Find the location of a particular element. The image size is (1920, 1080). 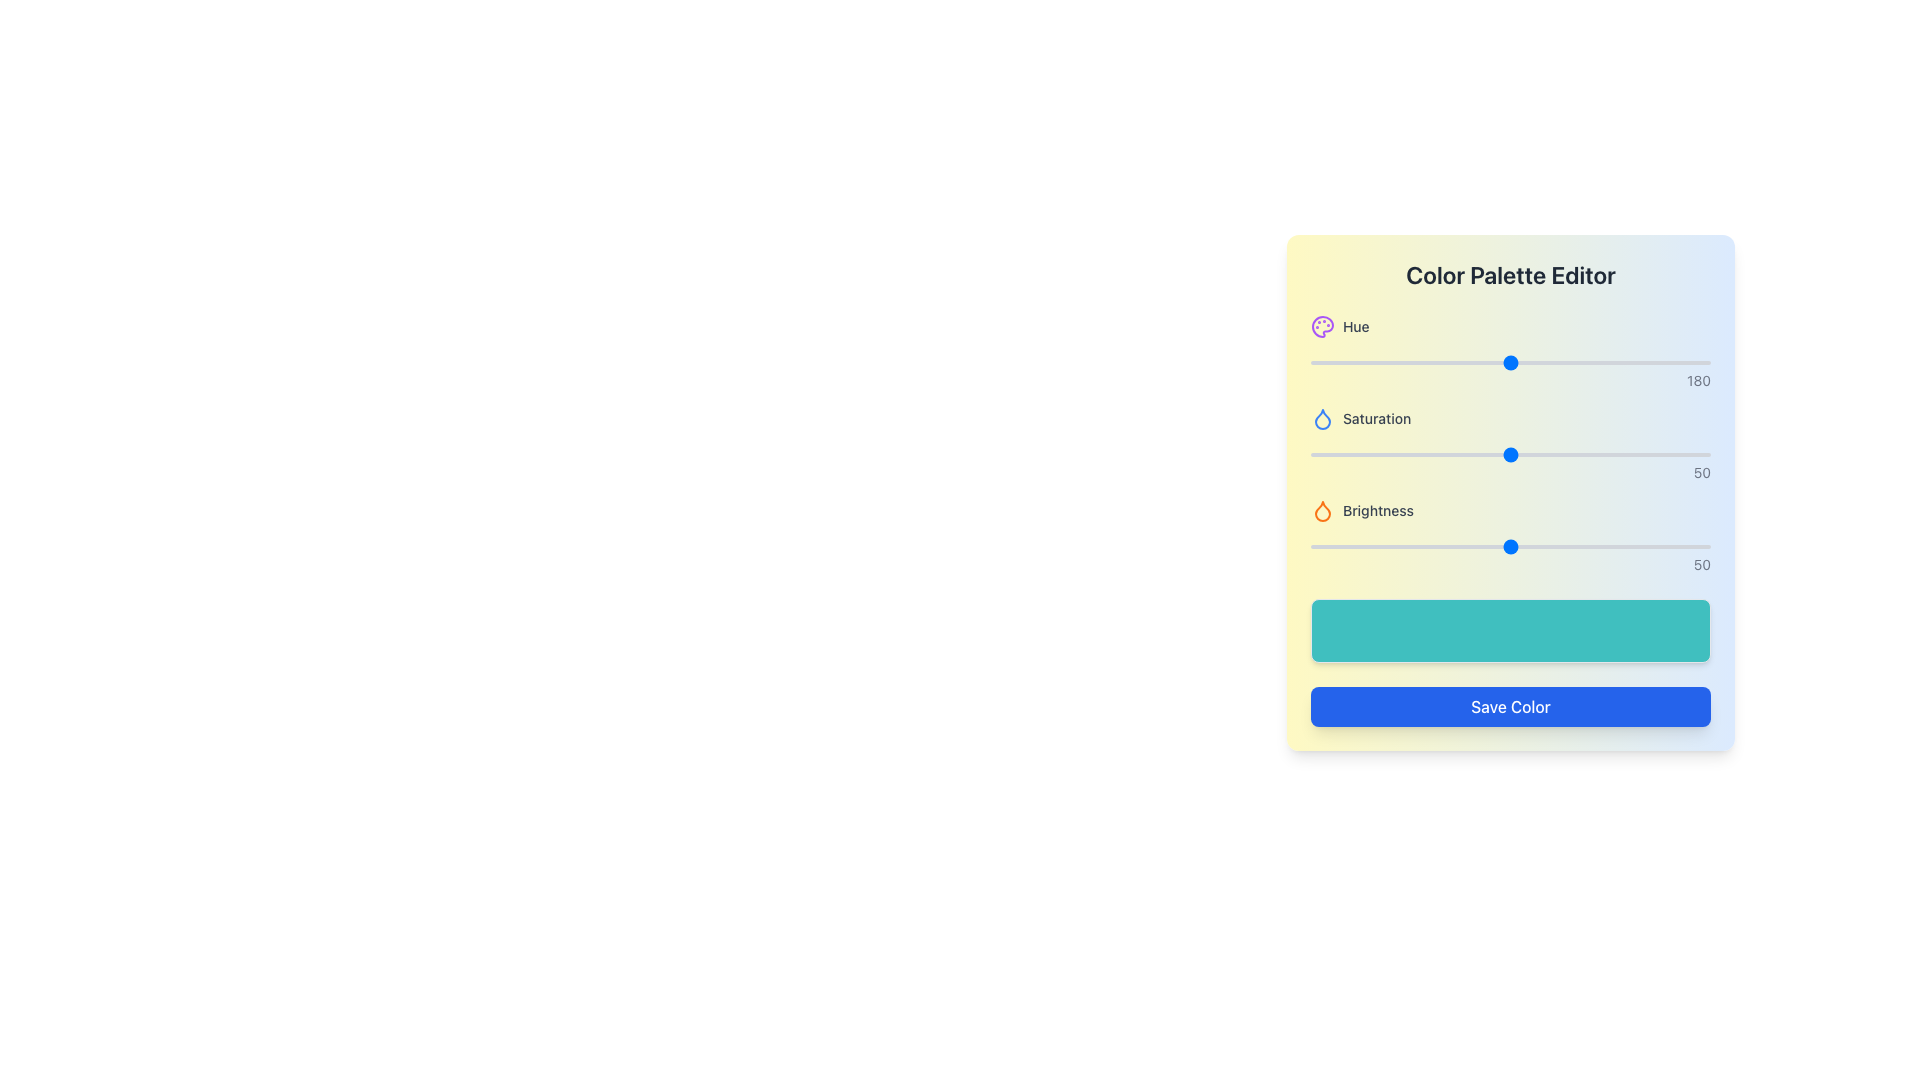

the saturation level is located at coordinates (1662, 455).